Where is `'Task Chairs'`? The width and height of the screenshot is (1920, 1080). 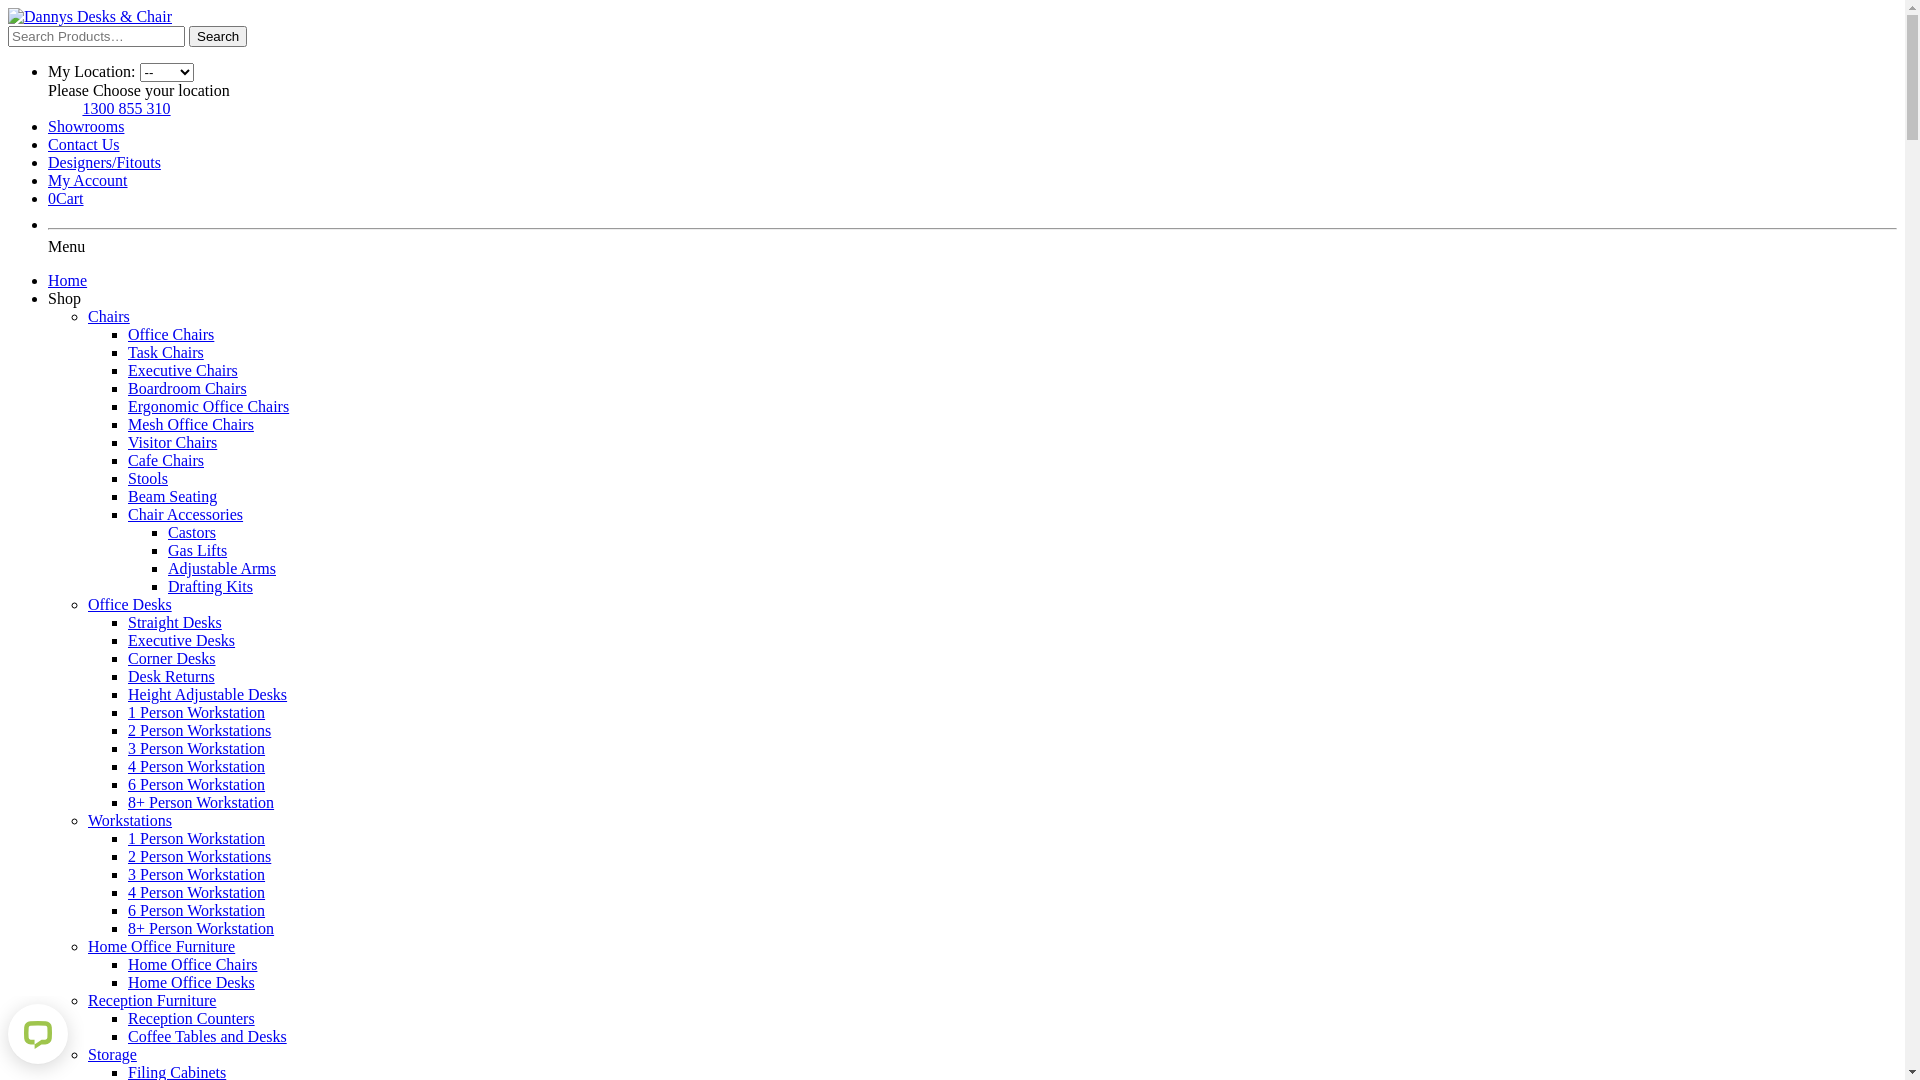
'Task Chairs' is located at coordinates (166, 351).